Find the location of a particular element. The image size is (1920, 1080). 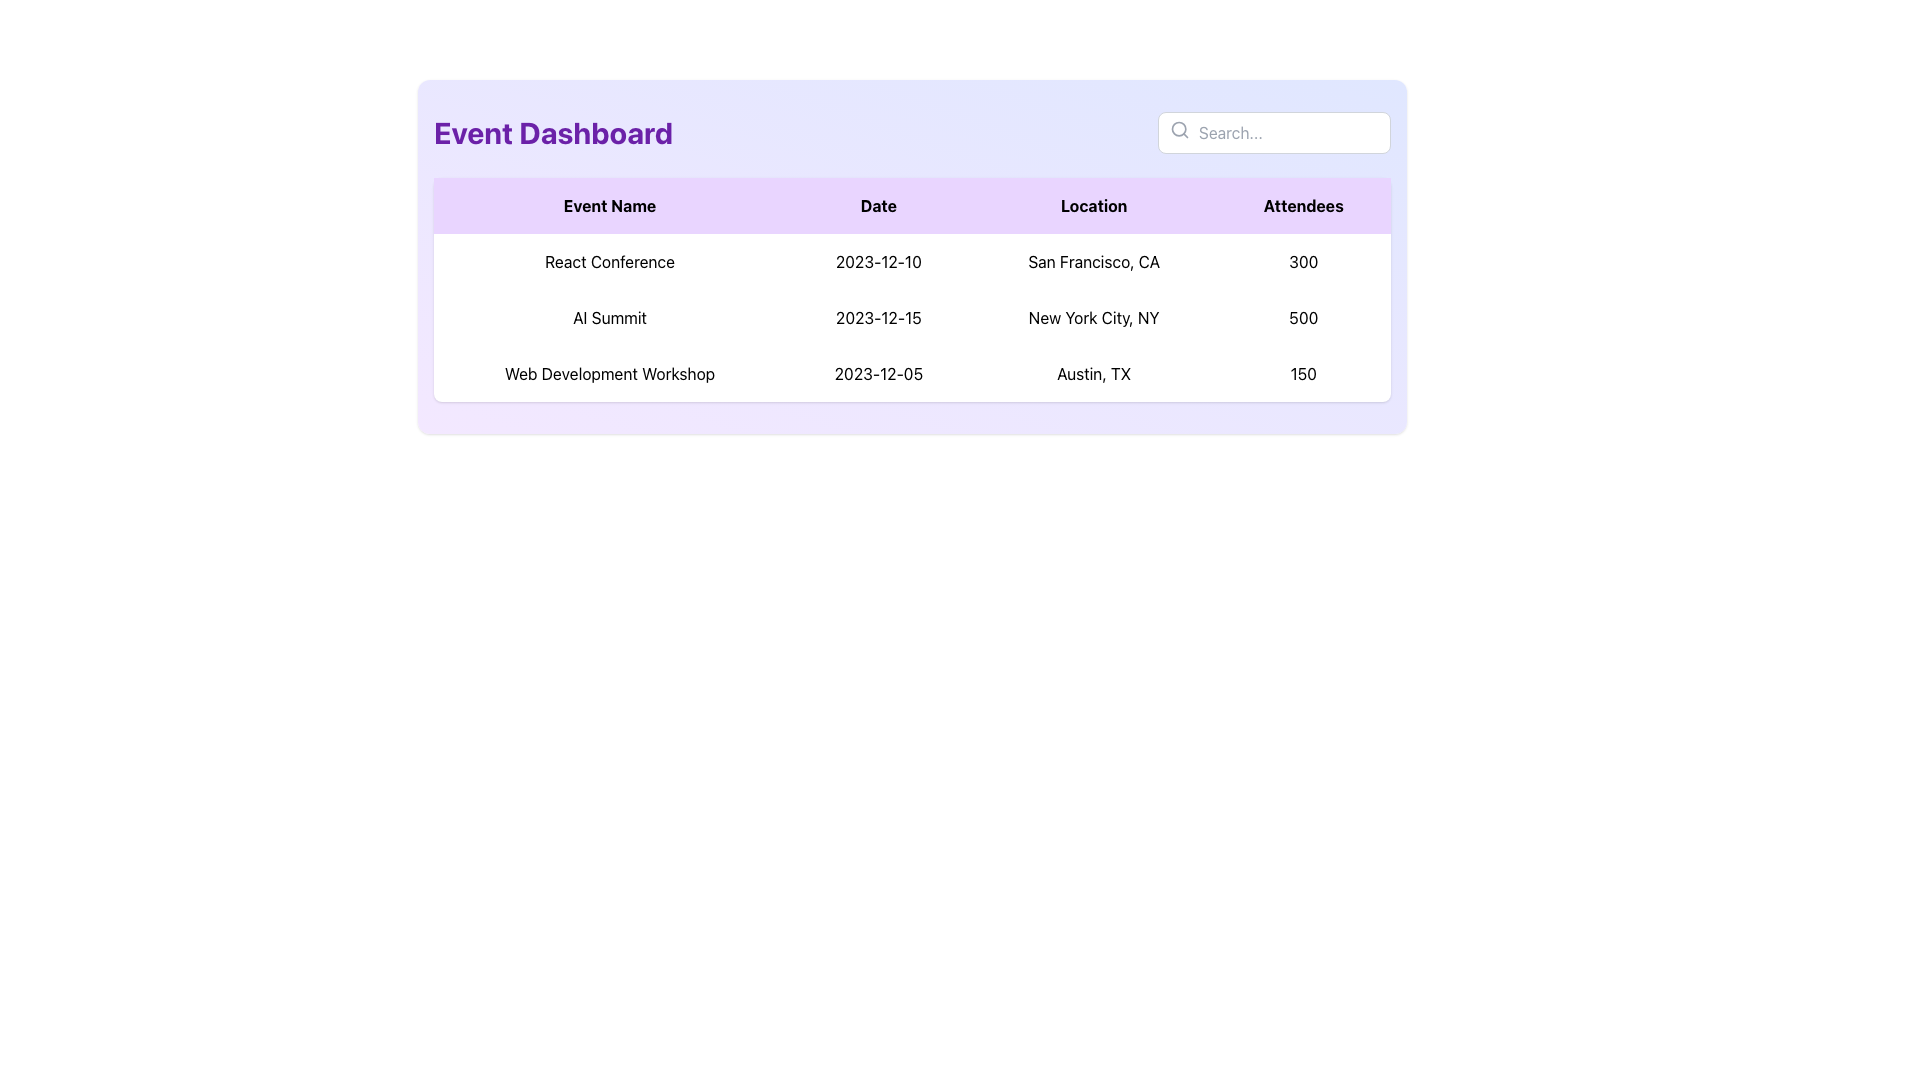

the informational text element displaying the event name 'Web Development Workshop', located in the 'Event Name' column of the table in the third row is located at coordinates (608, 374).